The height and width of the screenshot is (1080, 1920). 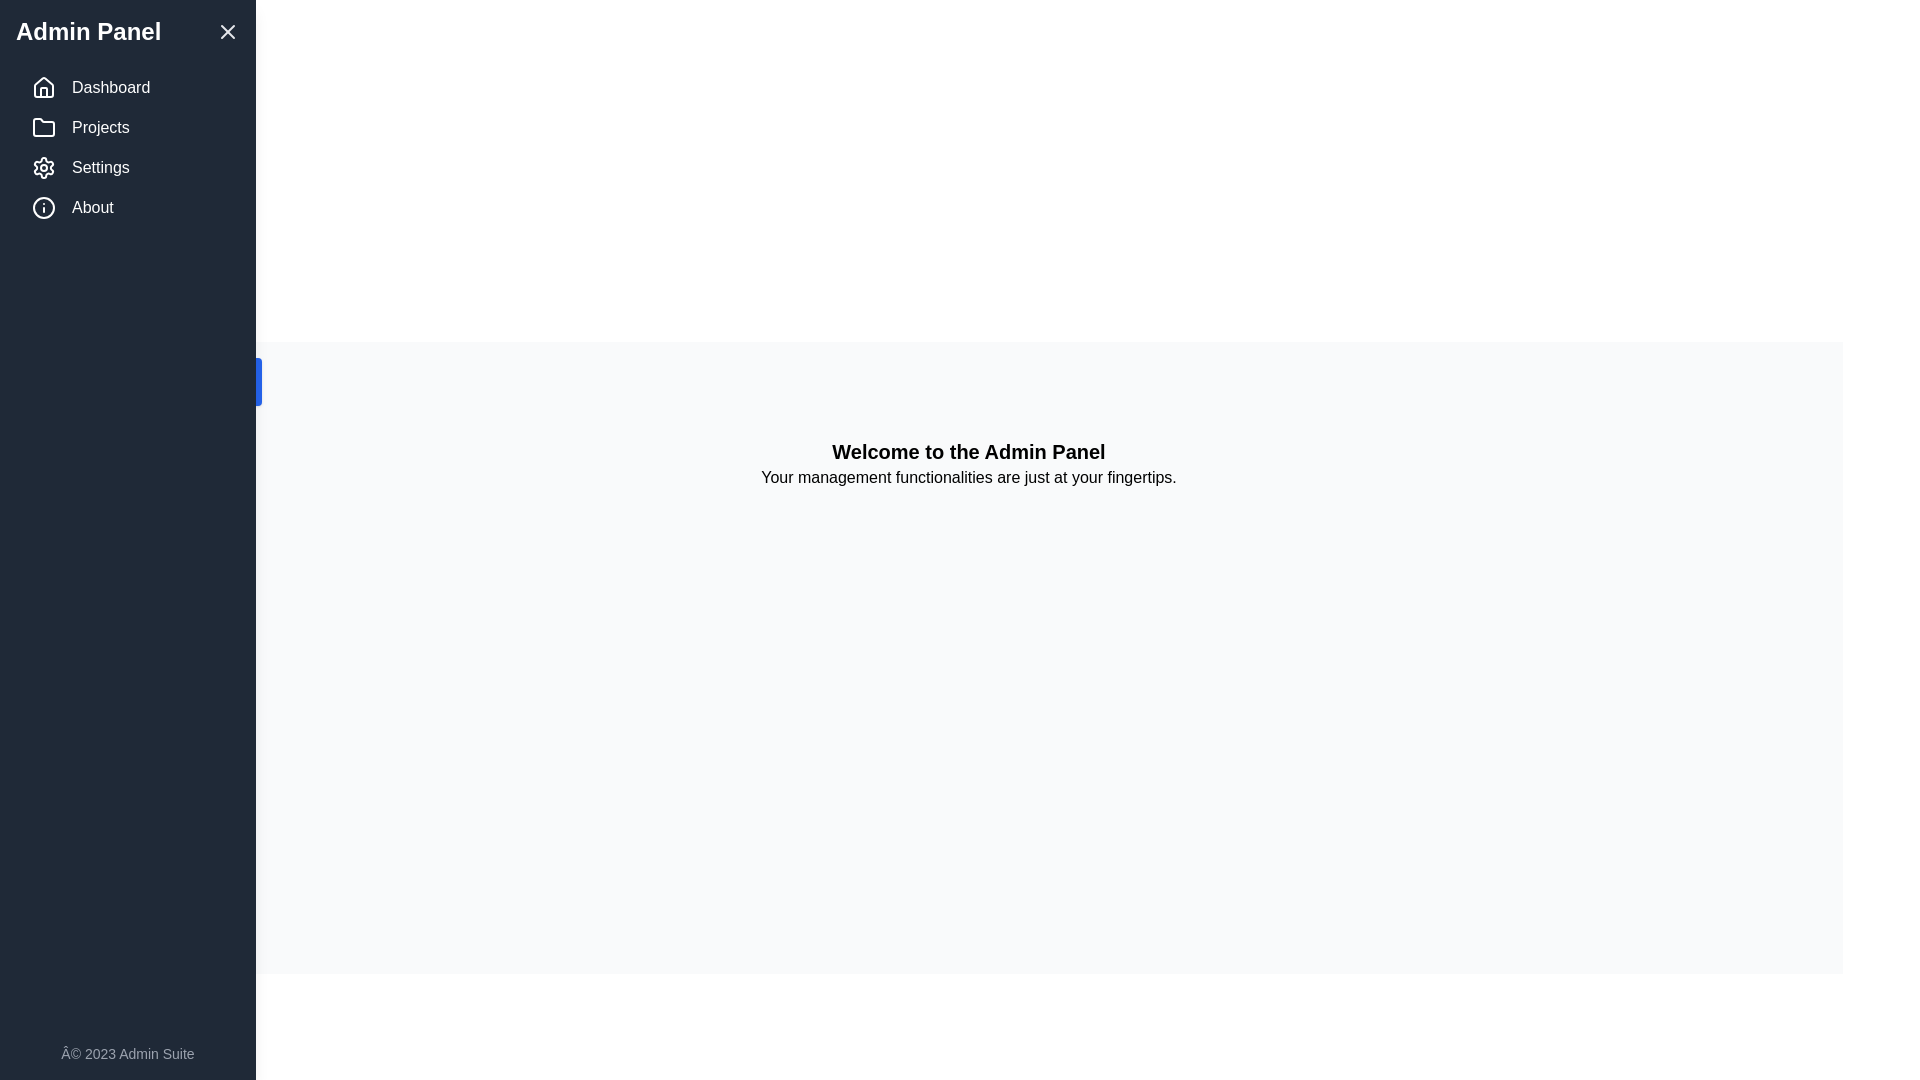 What do you see at coordinates (43, 167) in the screenshot?
I see `the gear icon located in the 'Settings' menu item in the vertical navigation bar` at bounding box center [43, 167].